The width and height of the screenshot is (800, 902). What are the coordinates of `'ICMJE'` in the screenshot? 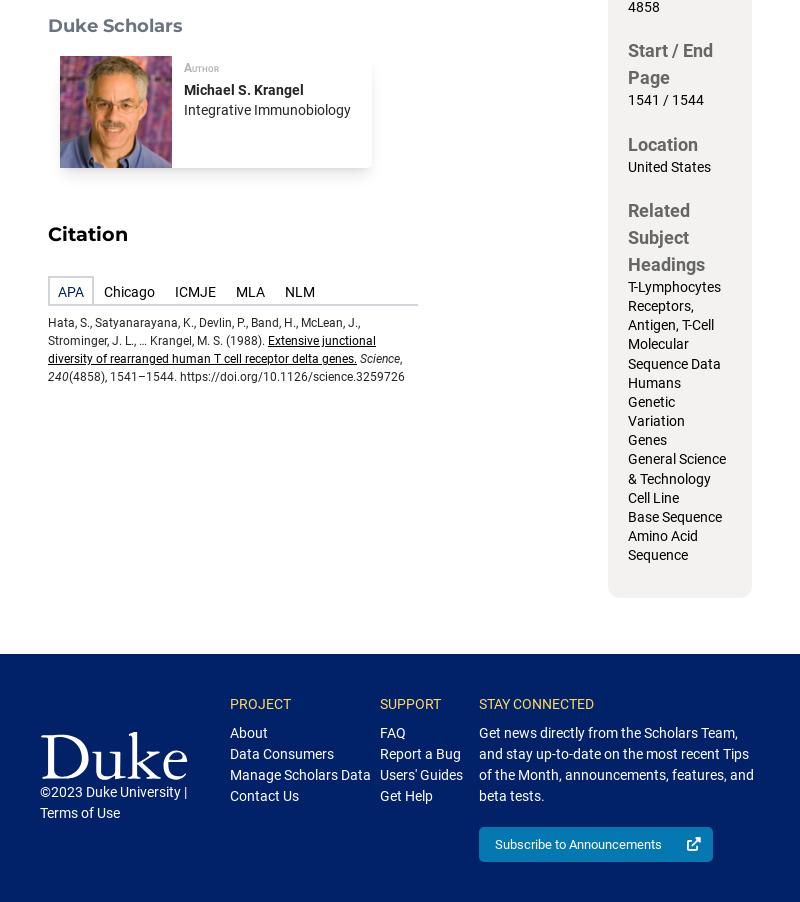 It's located at (194, 291).